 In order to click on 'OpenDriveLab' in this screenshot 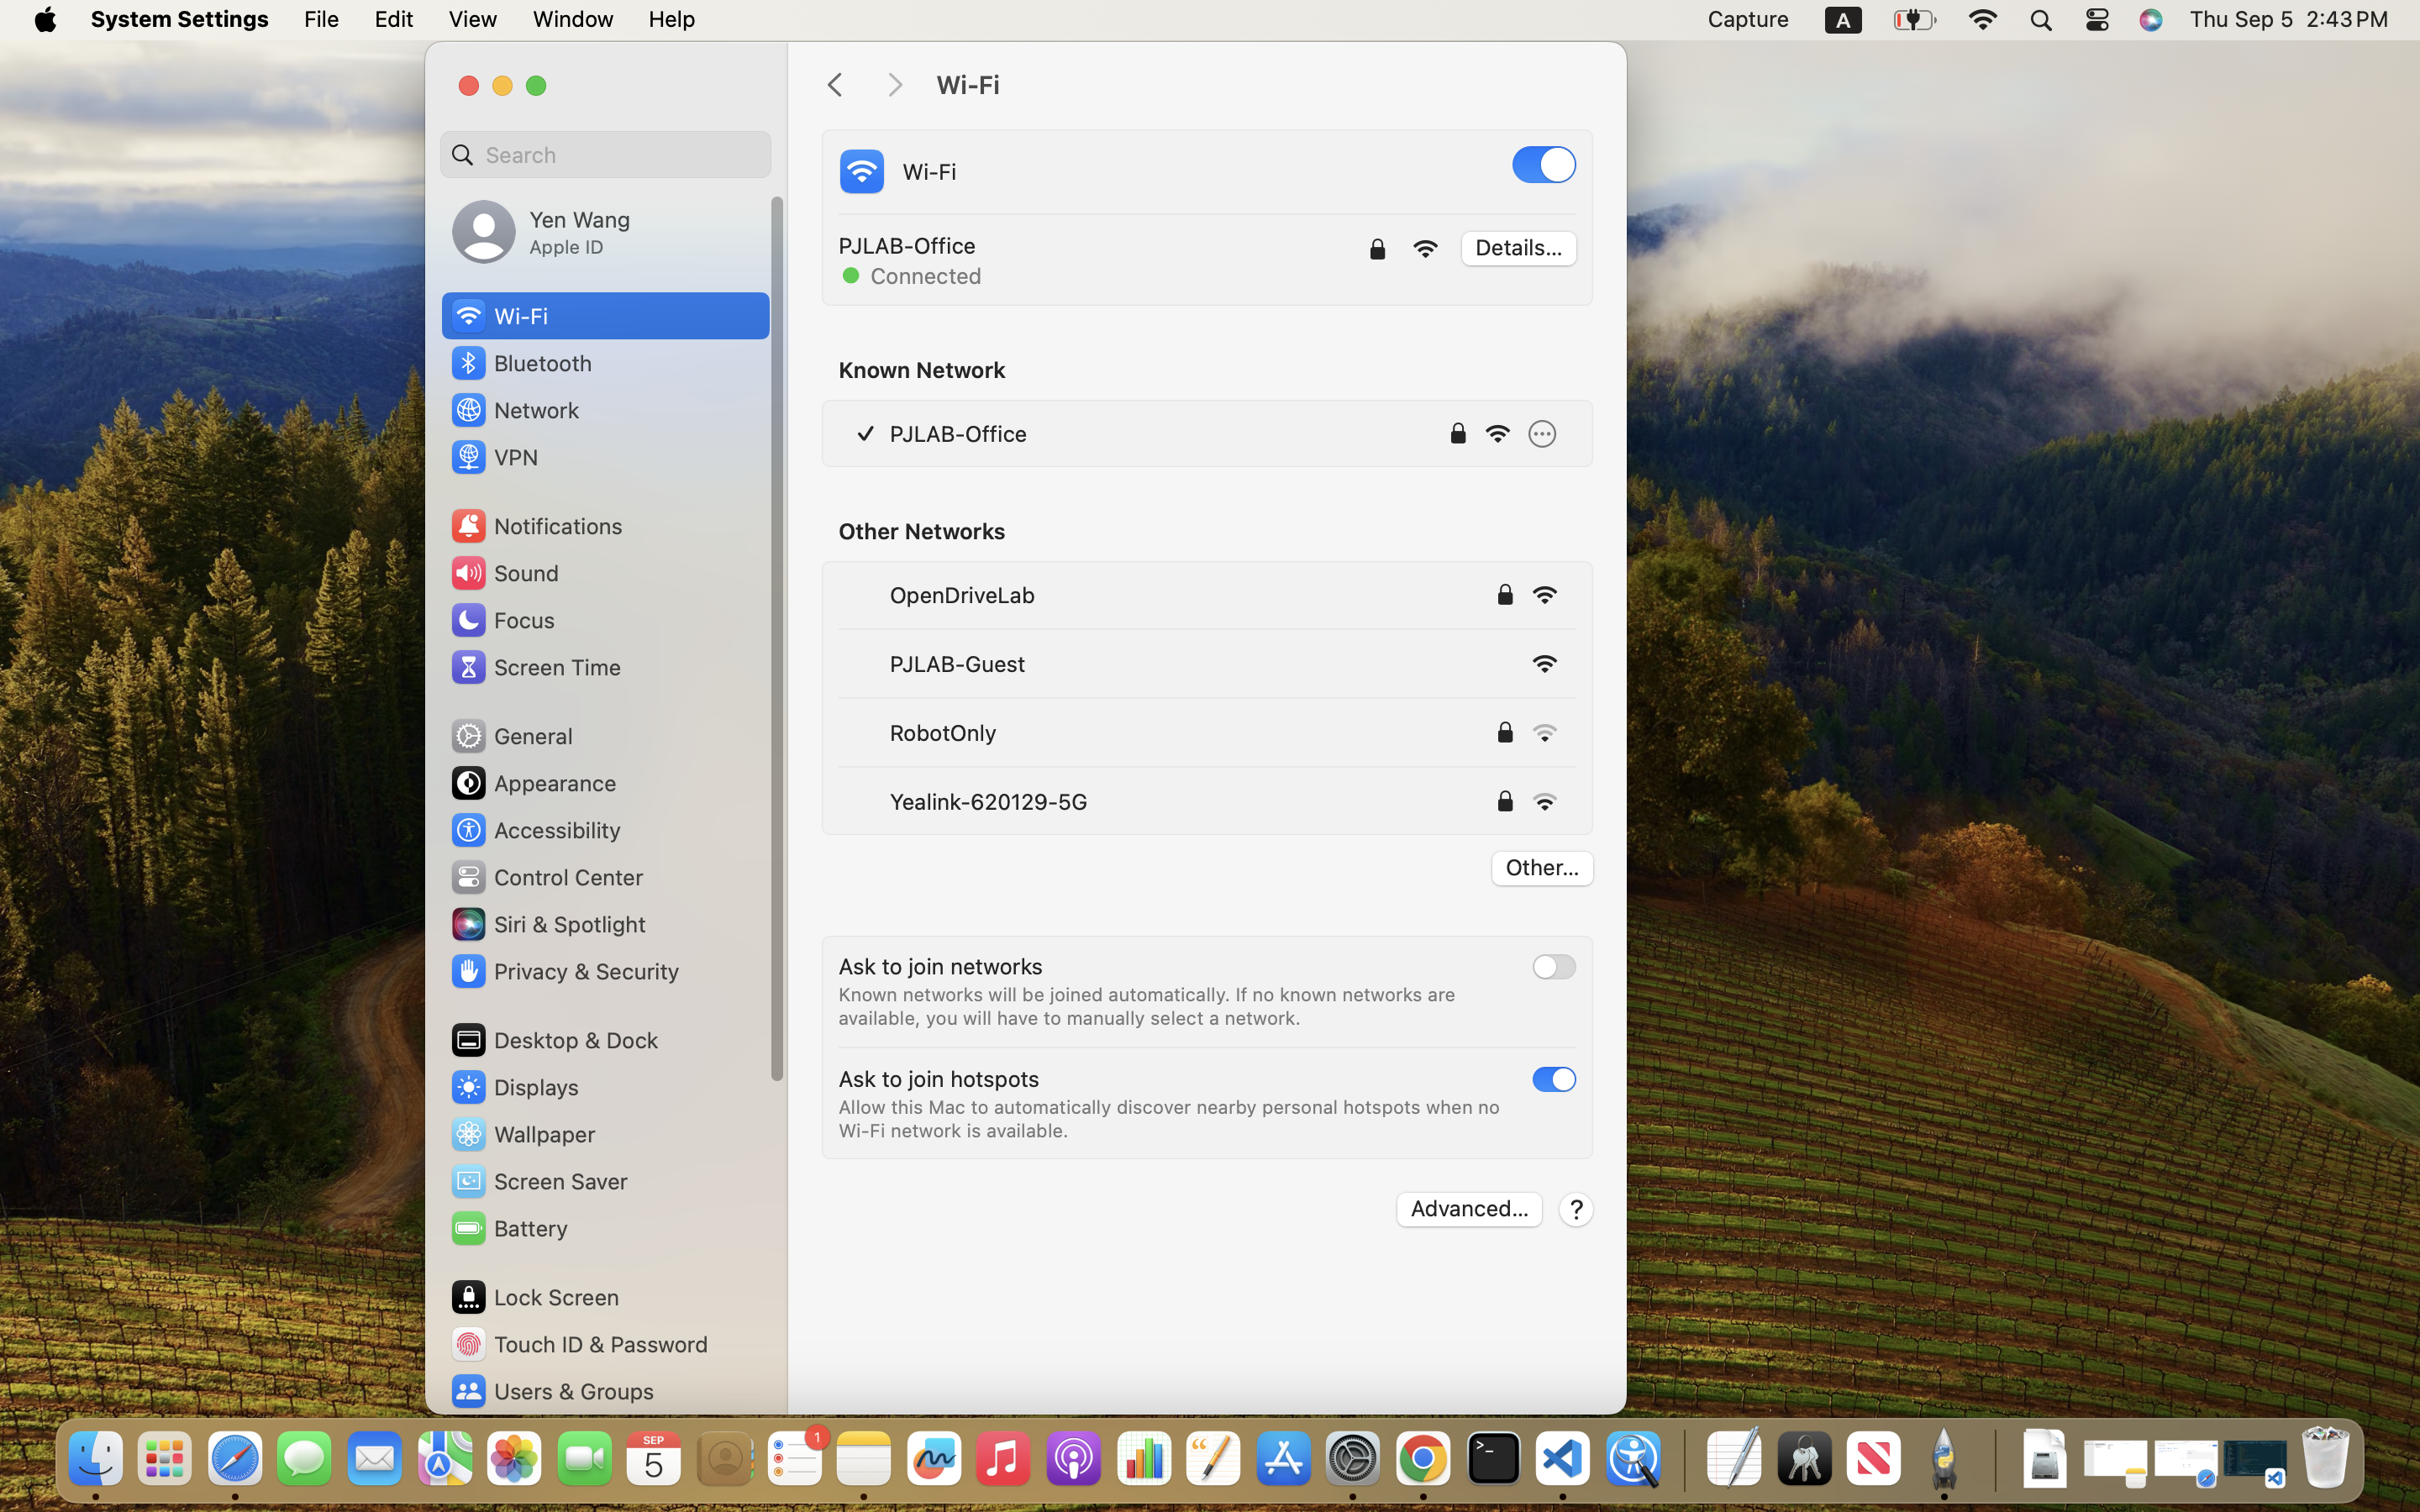, I will do `click(960, 593)`.